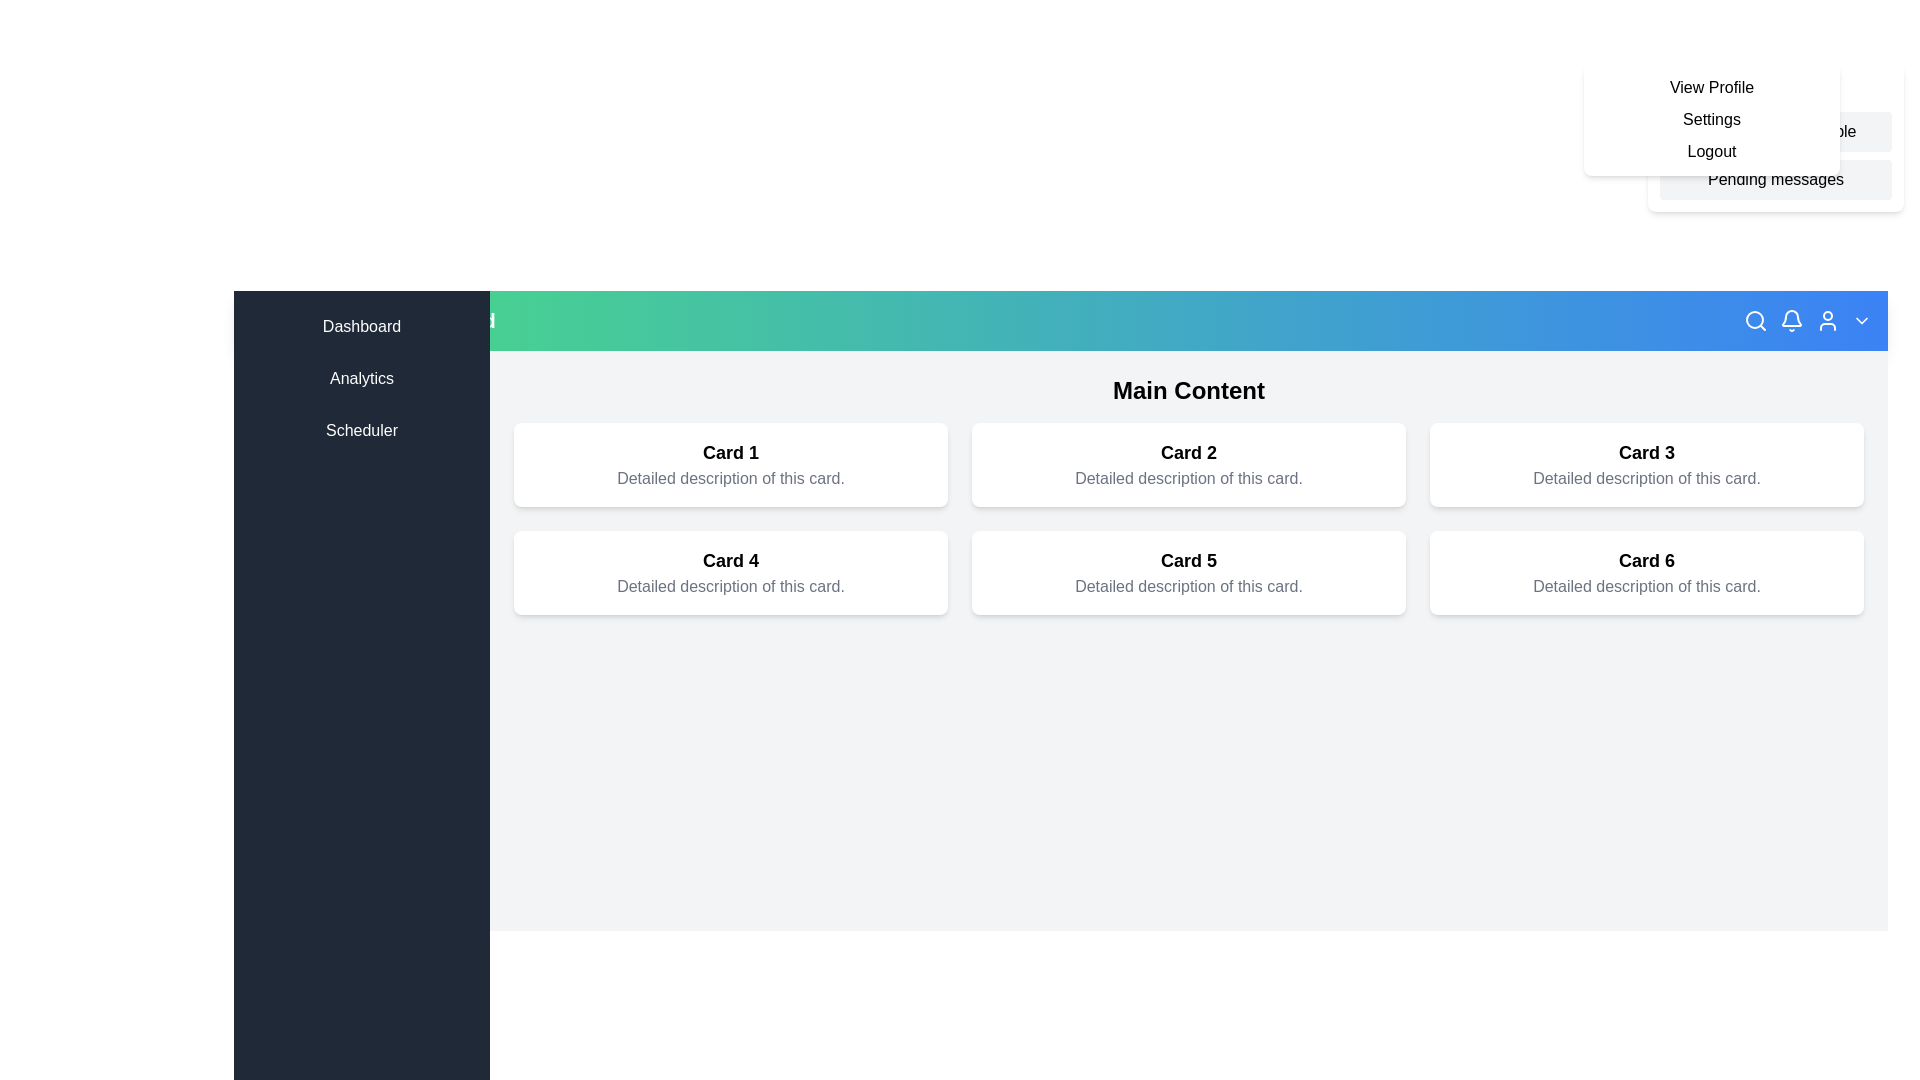  Describe the element at coordinates (1791, 319) in the screenshot. I see `the Icon button located at the top-right corner of the application header to interact with notifications` at that location.